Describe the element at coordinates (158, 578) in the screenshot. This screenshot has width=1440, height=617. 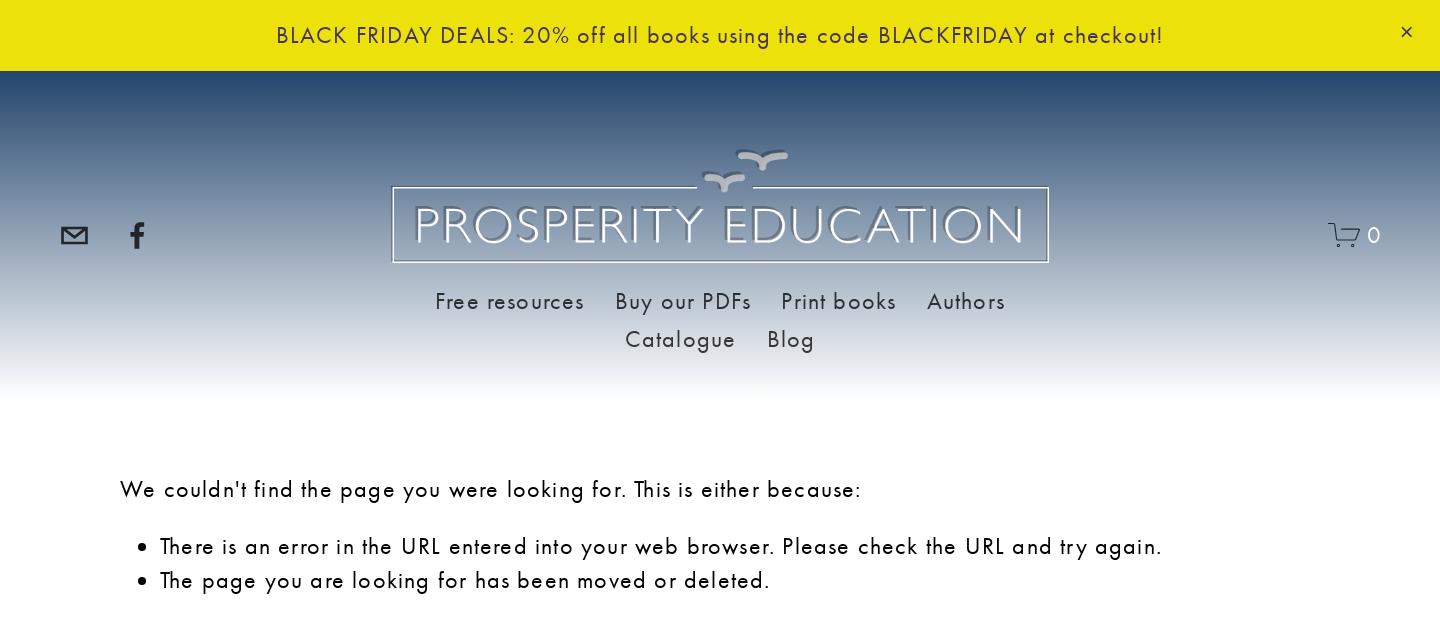
I see `'The page you are looking for has been moved or deleted.'` at that location.